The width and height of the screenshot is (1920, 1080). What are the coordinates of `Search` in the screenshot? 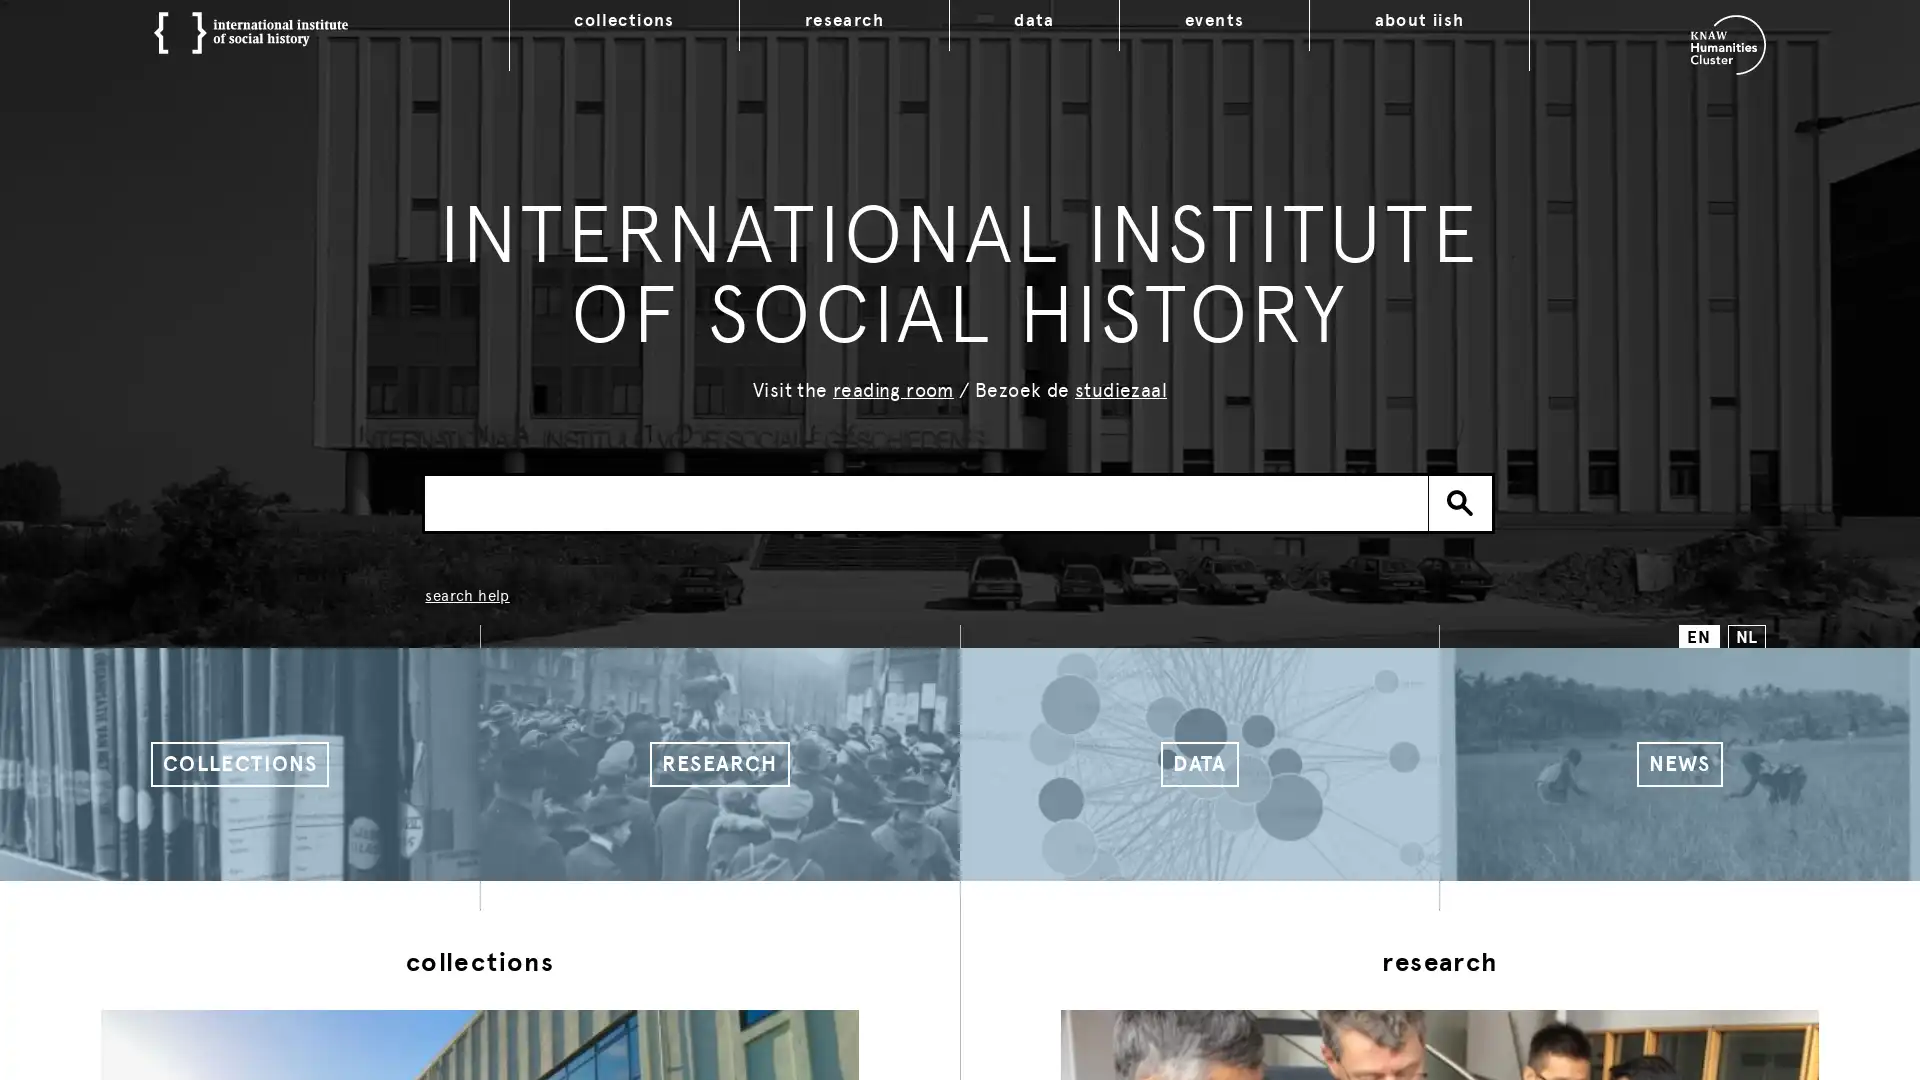 It's located at (1460, 501).